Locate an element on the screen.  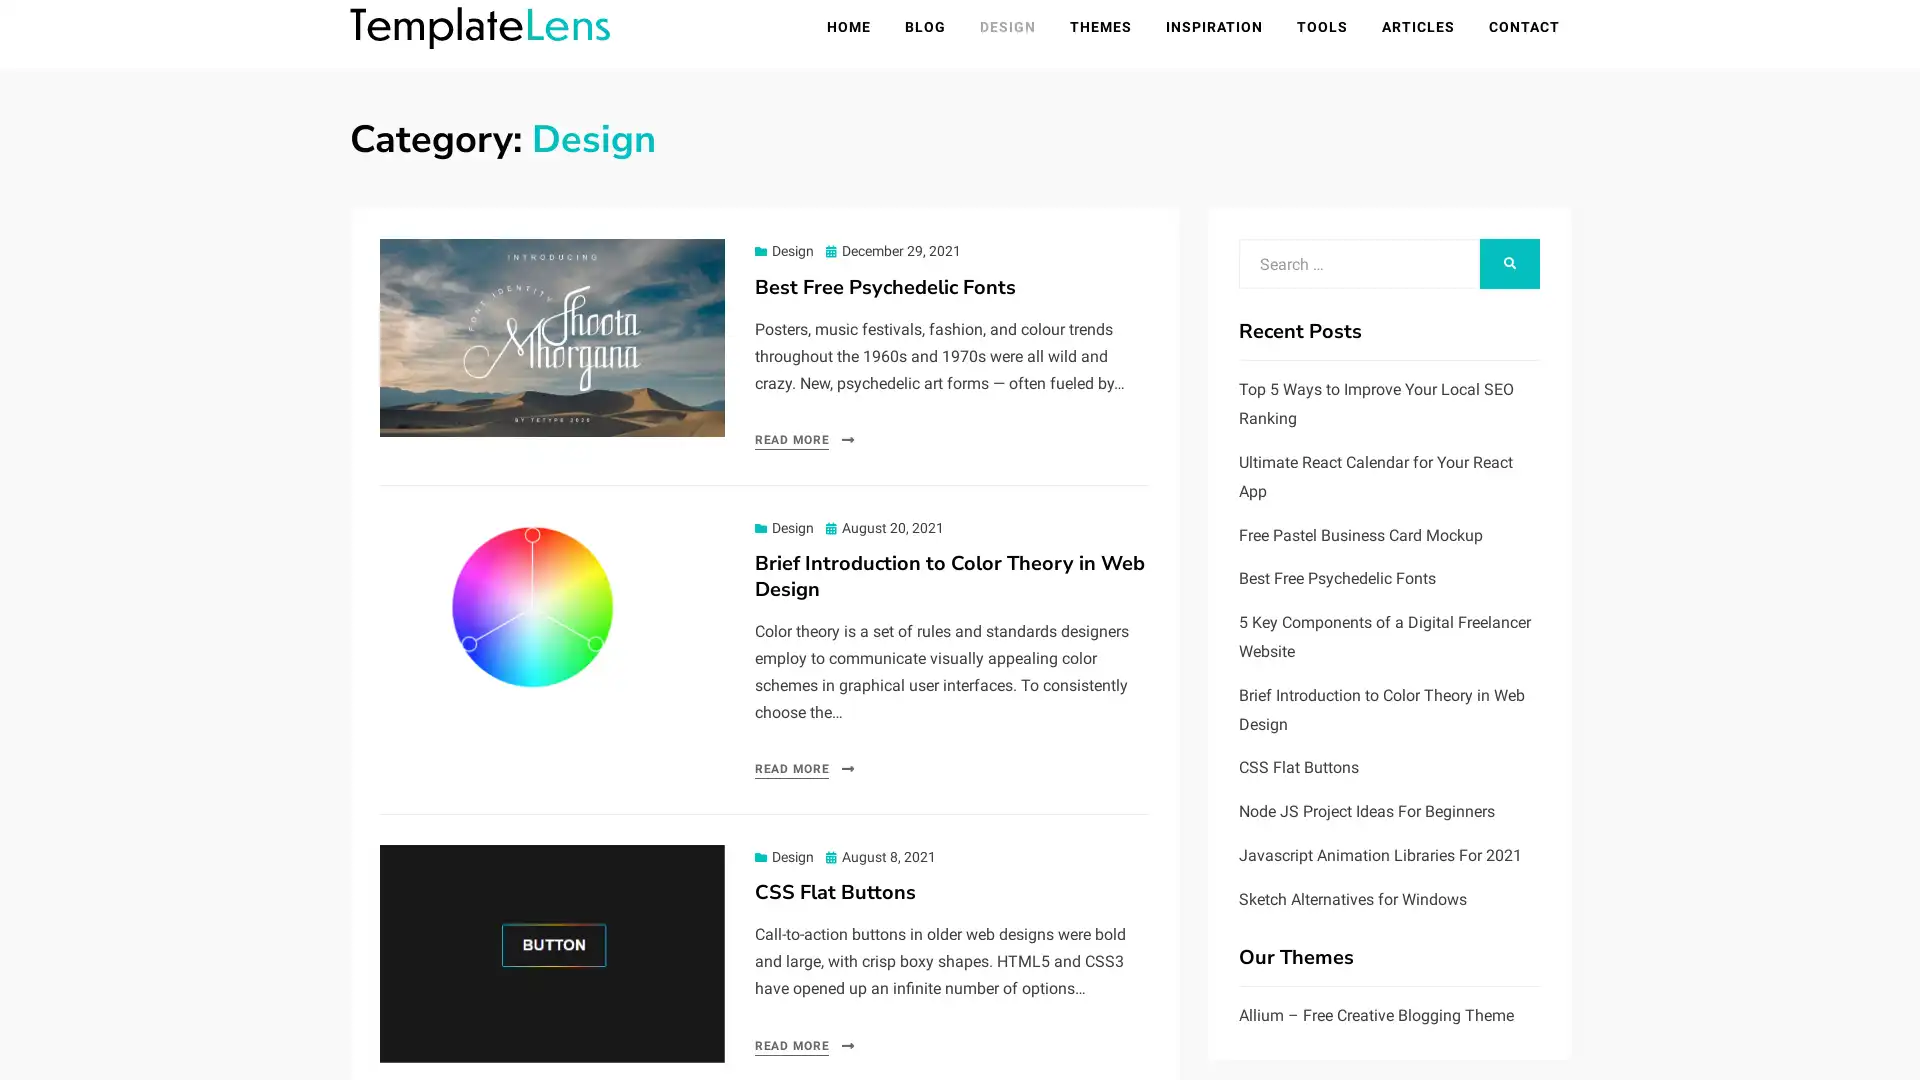
SEARCH is located at coordinates (1510, 265).